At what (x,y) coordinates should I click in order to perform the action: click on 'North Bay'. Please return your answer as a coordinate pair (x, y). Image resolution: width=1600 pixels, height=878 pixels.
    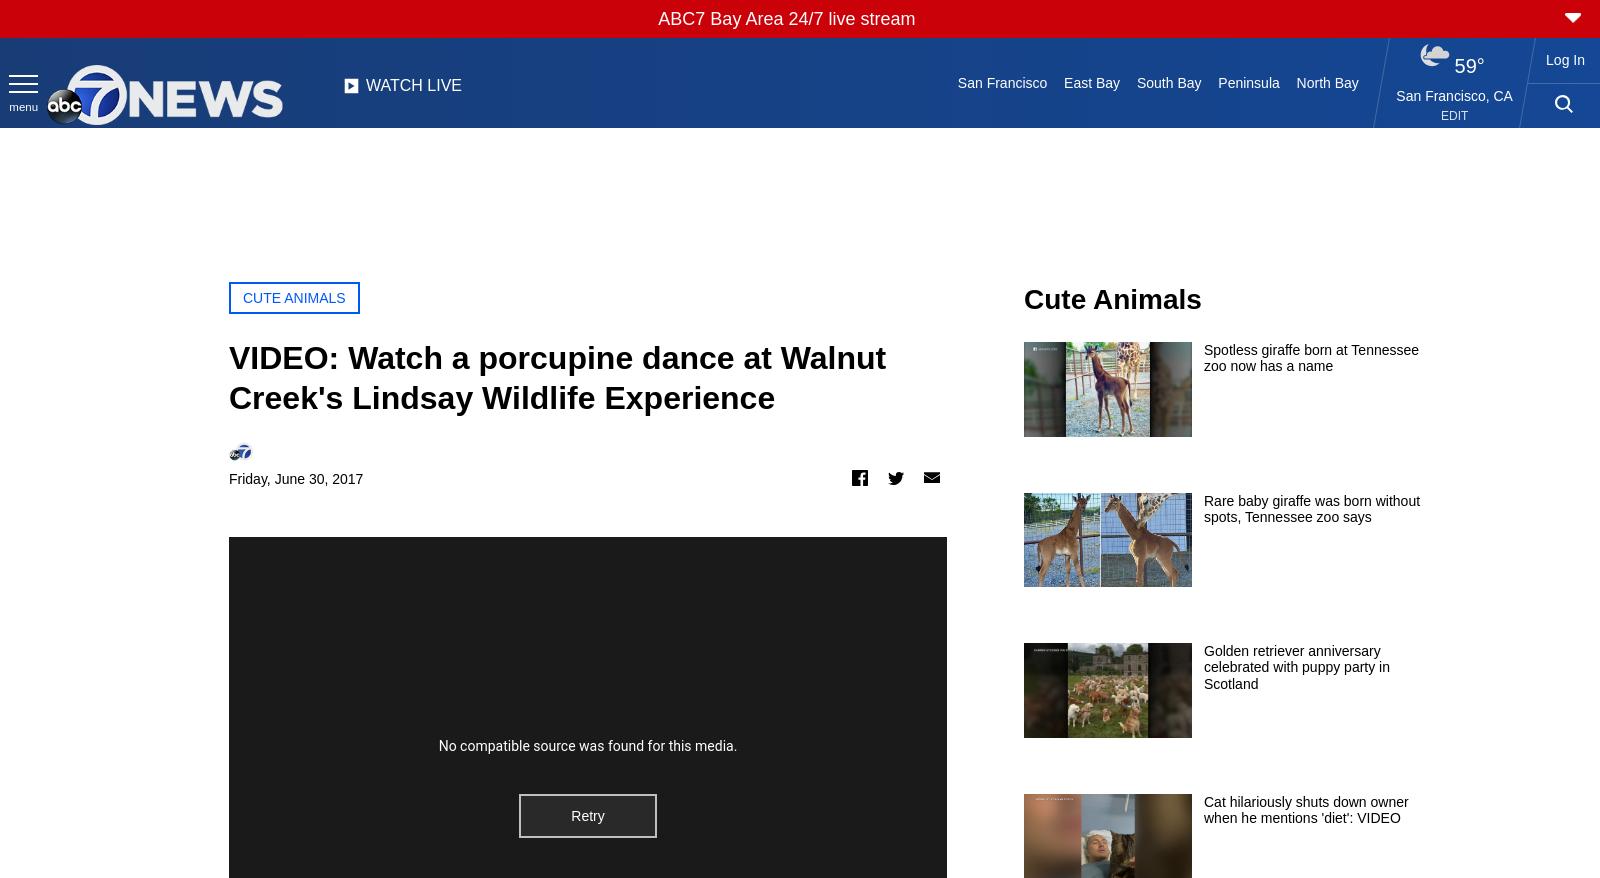
    Looking at the image, I should click on (1326, 82).